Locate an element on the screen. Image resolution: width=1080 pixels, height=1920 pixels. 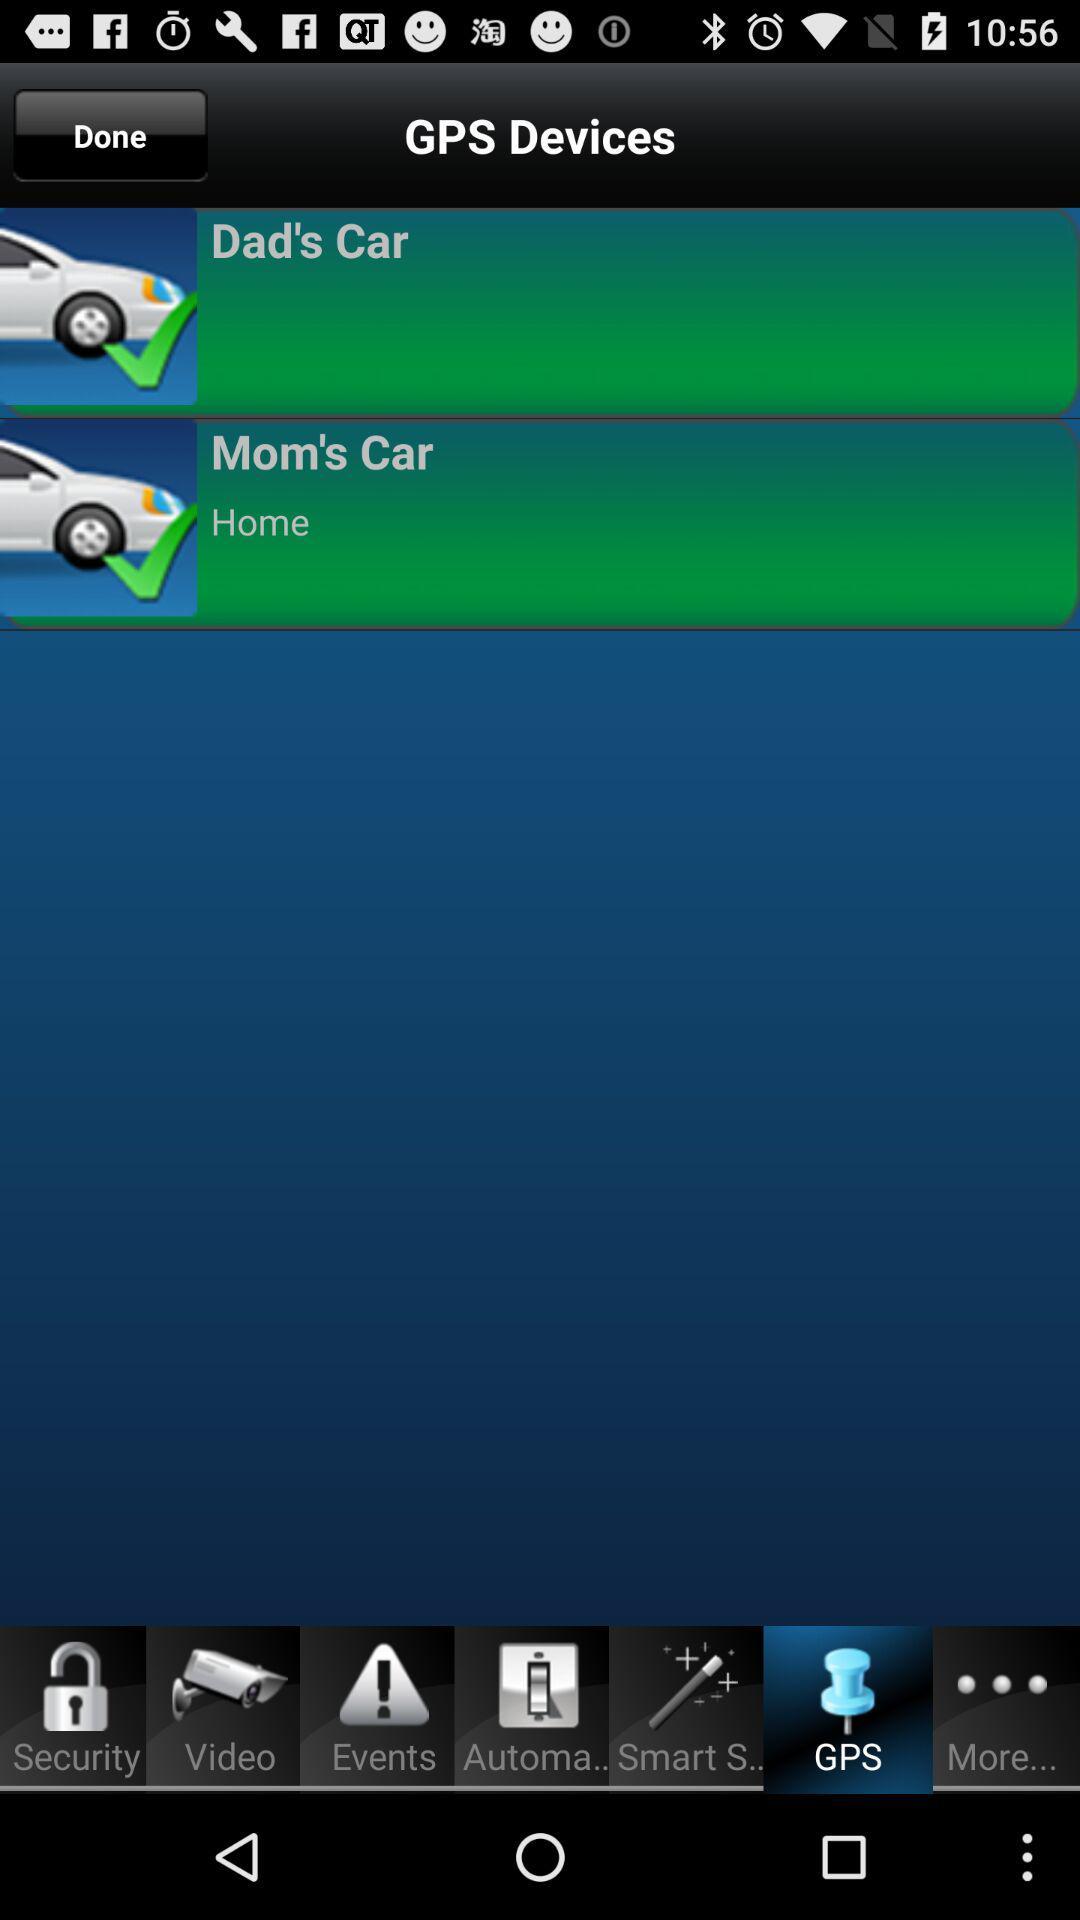
home is located at coordinates (636, 521).